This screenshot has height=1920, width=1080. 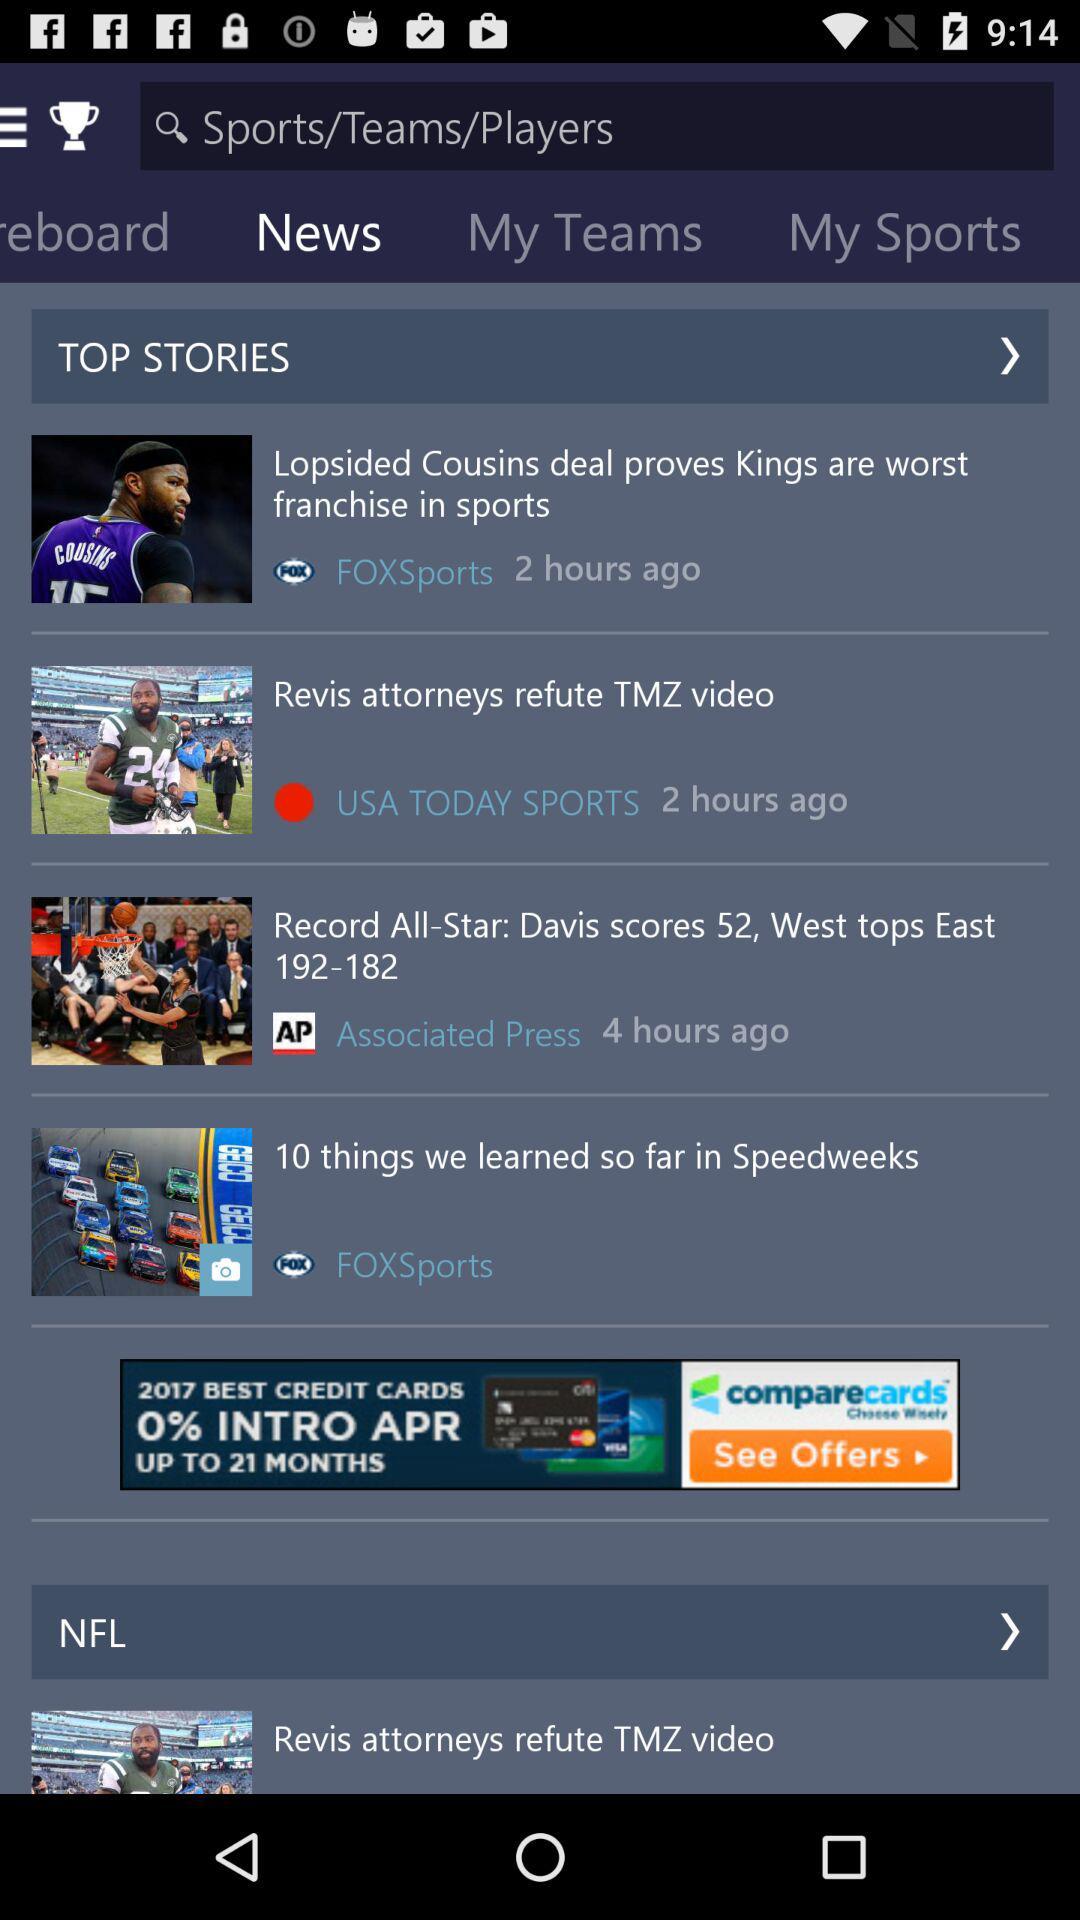 I want to click on the icon next to the news icon, so click(x=599, y=235).